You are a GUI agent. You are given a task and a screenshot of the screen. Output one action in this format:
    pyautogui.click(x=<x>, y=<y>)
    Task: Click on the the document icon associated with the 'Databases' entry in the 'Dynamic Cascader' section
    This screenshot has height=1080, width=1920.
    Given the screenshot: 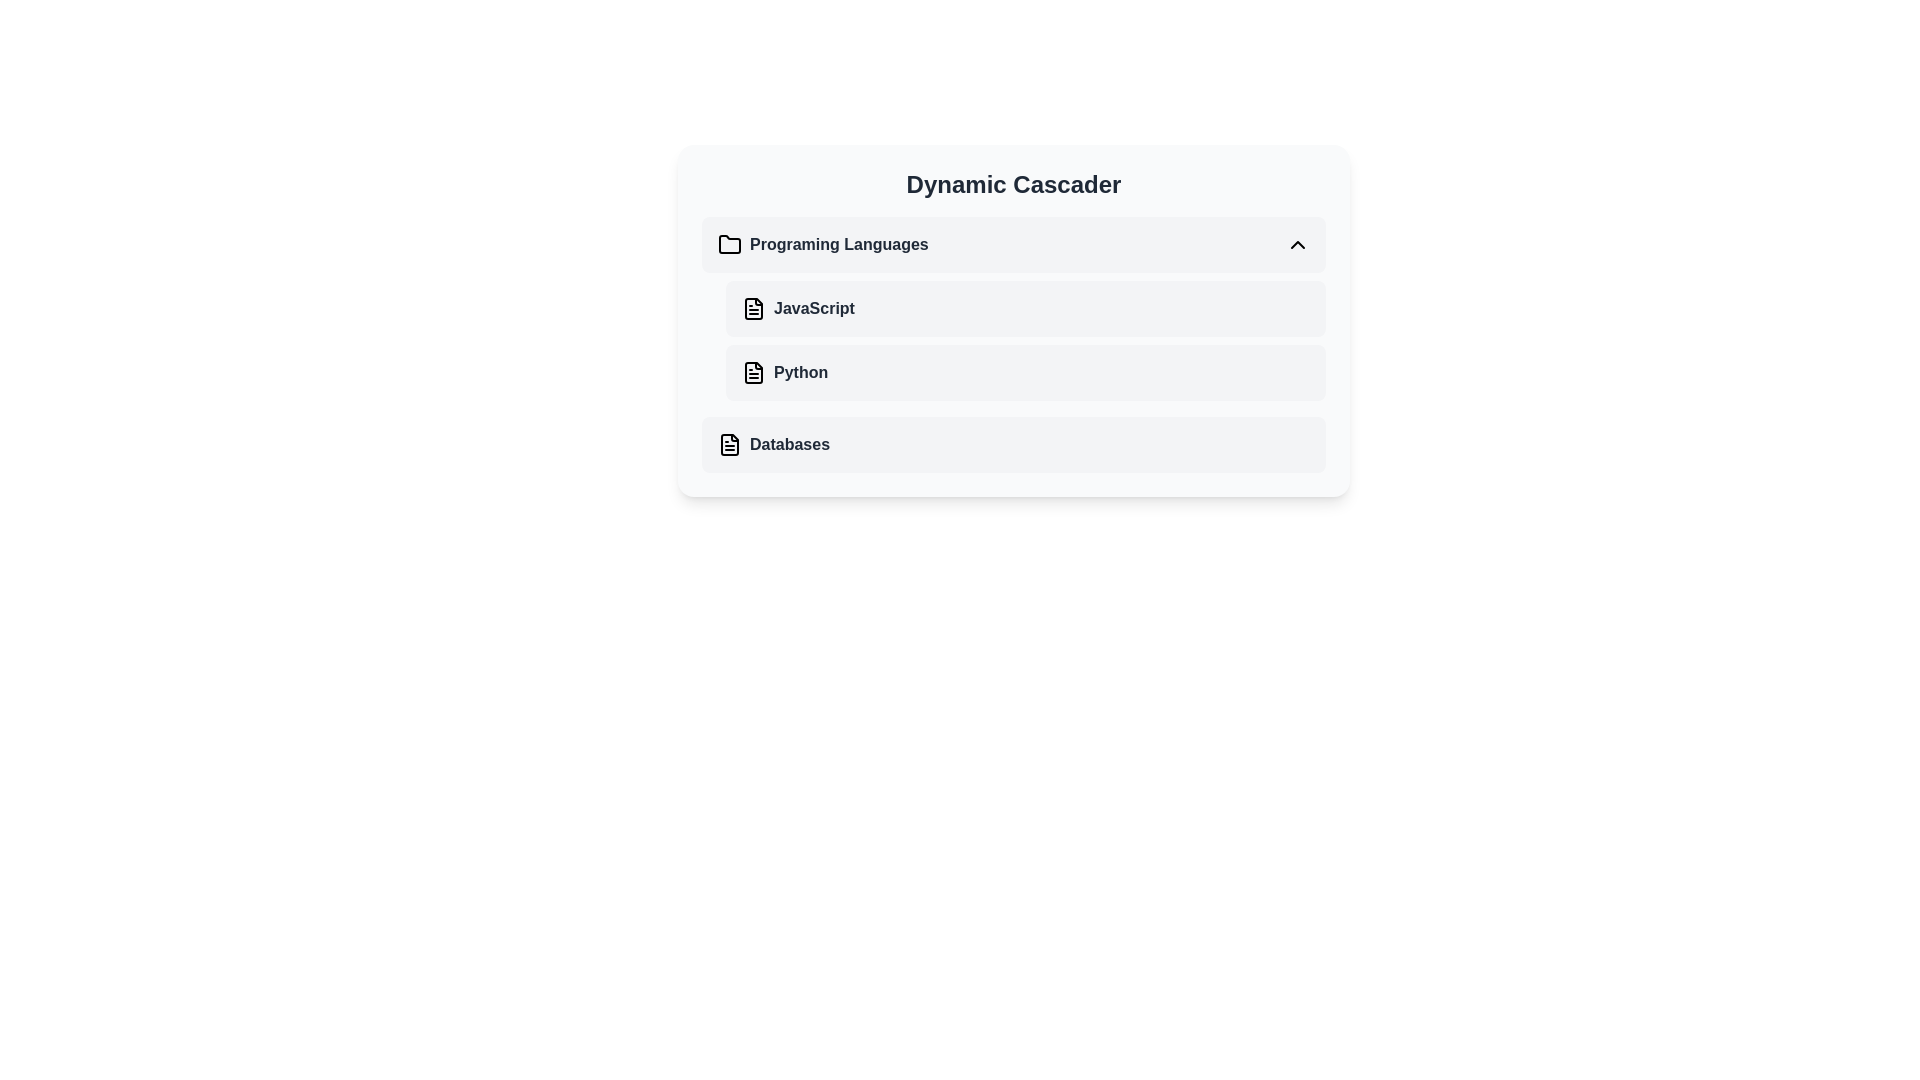 What is the action you would take?
    pyautogui.click(x=728, y=443)
    